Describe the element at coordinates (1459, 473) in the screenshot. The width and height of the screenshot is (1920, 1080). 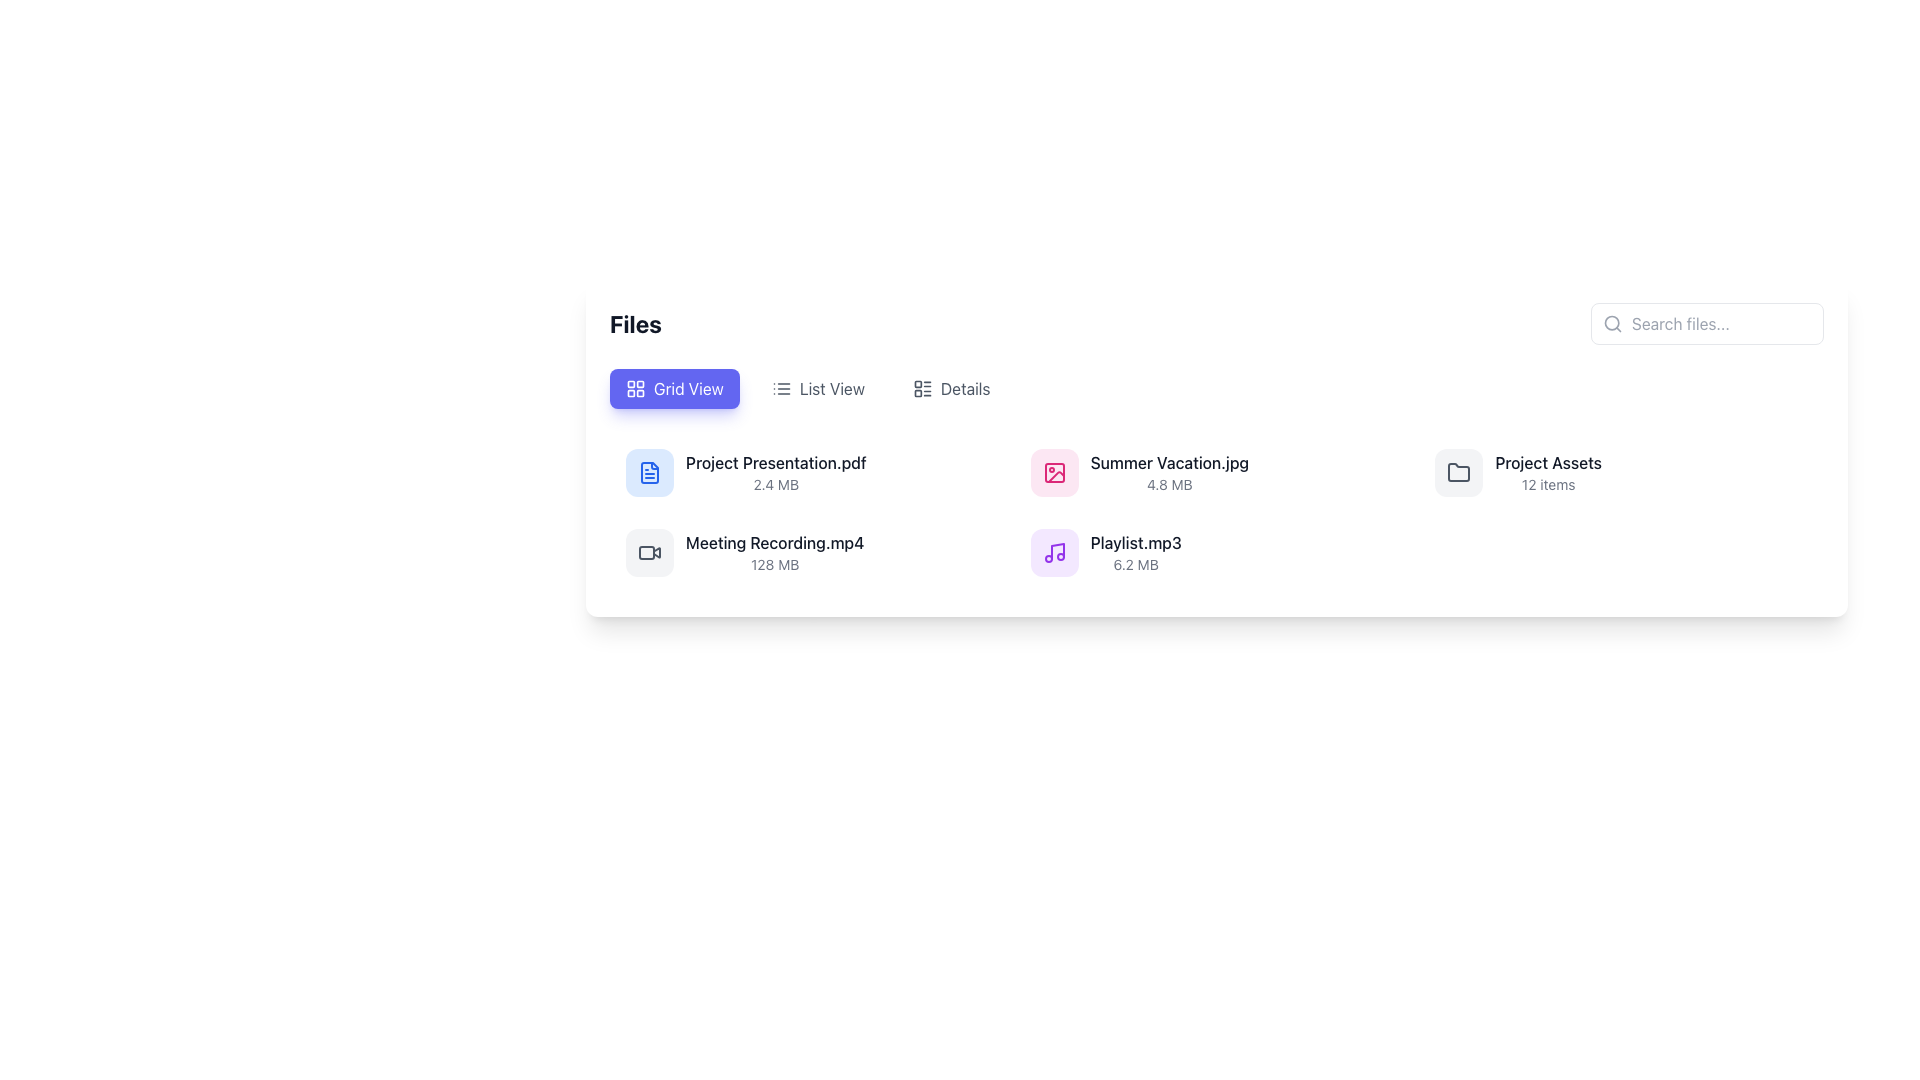
I see `the folder icon representing 'Project Assets' located in the bottom-right area of the 'Files' section` at that location.